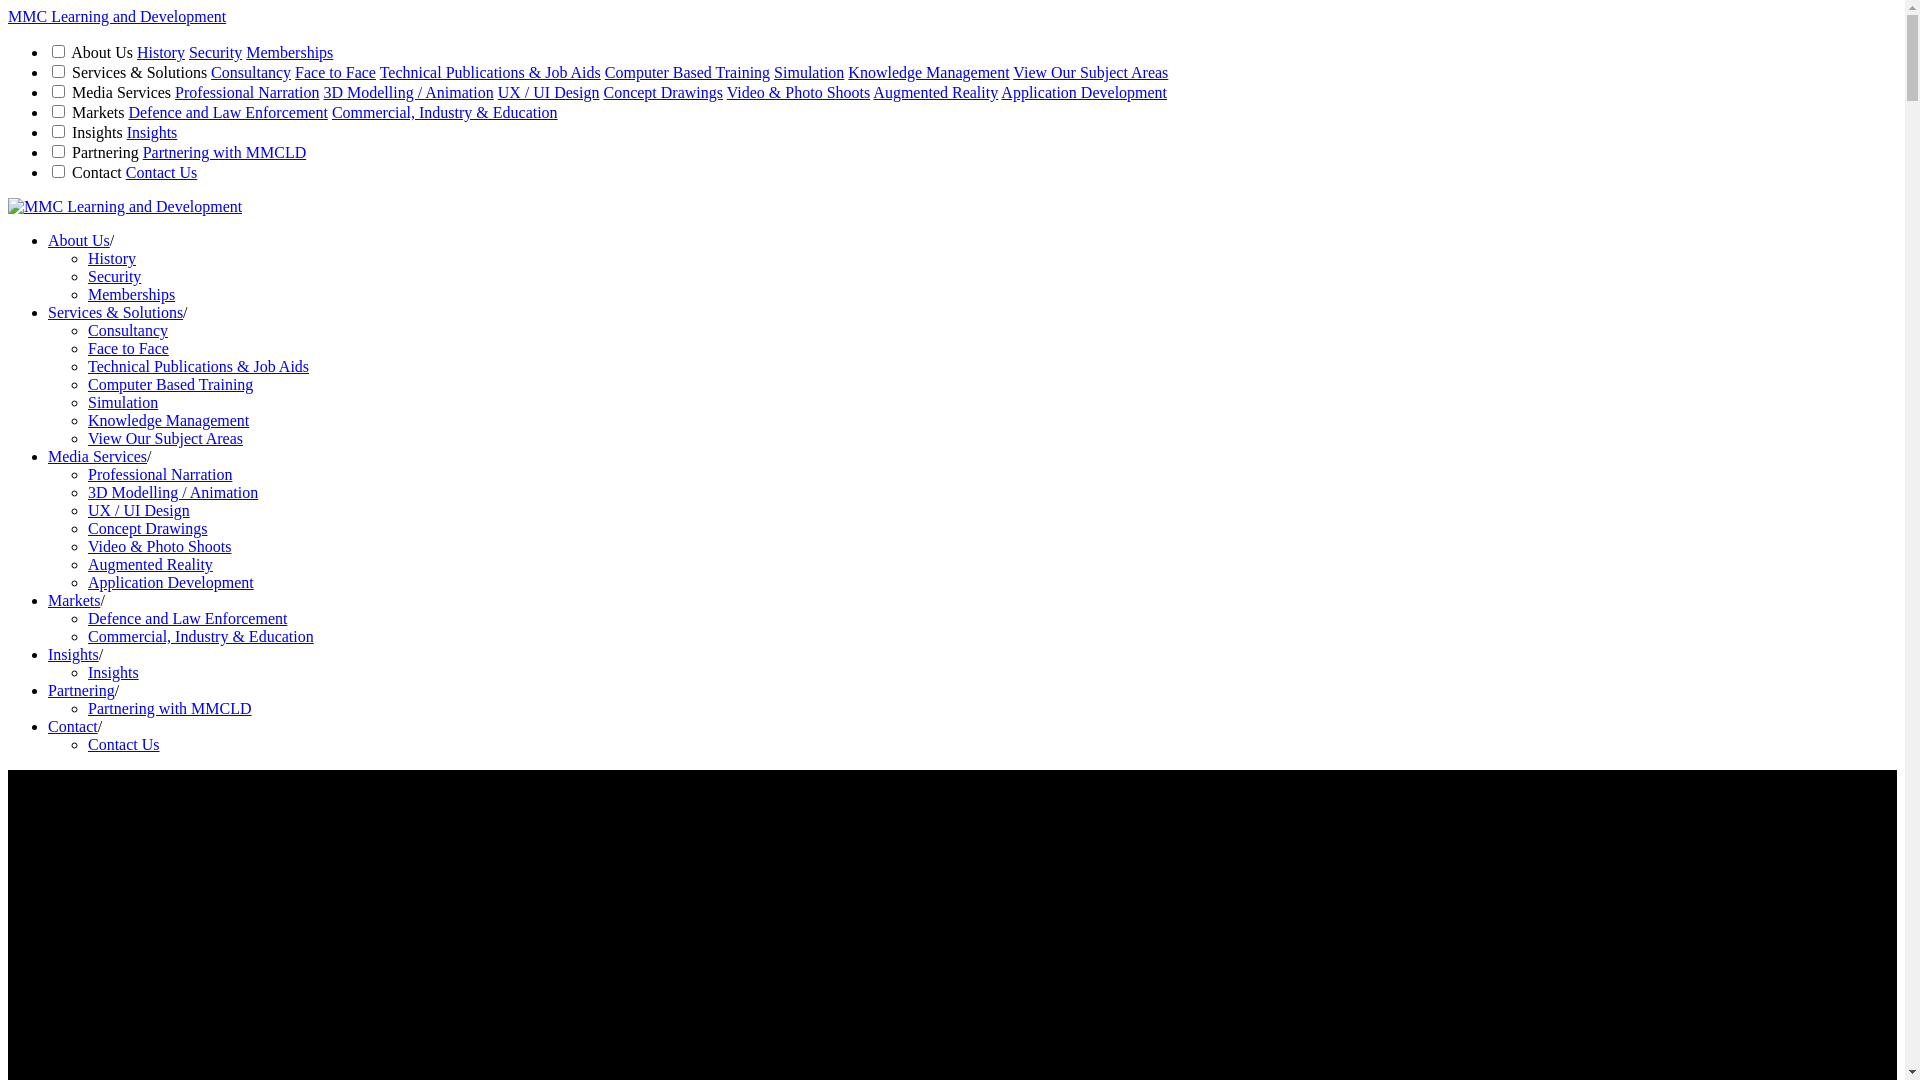  What do you see at coordinates (73, 654) in the screenshot?
I see `'Insights'` at bounding box center [73, 654].